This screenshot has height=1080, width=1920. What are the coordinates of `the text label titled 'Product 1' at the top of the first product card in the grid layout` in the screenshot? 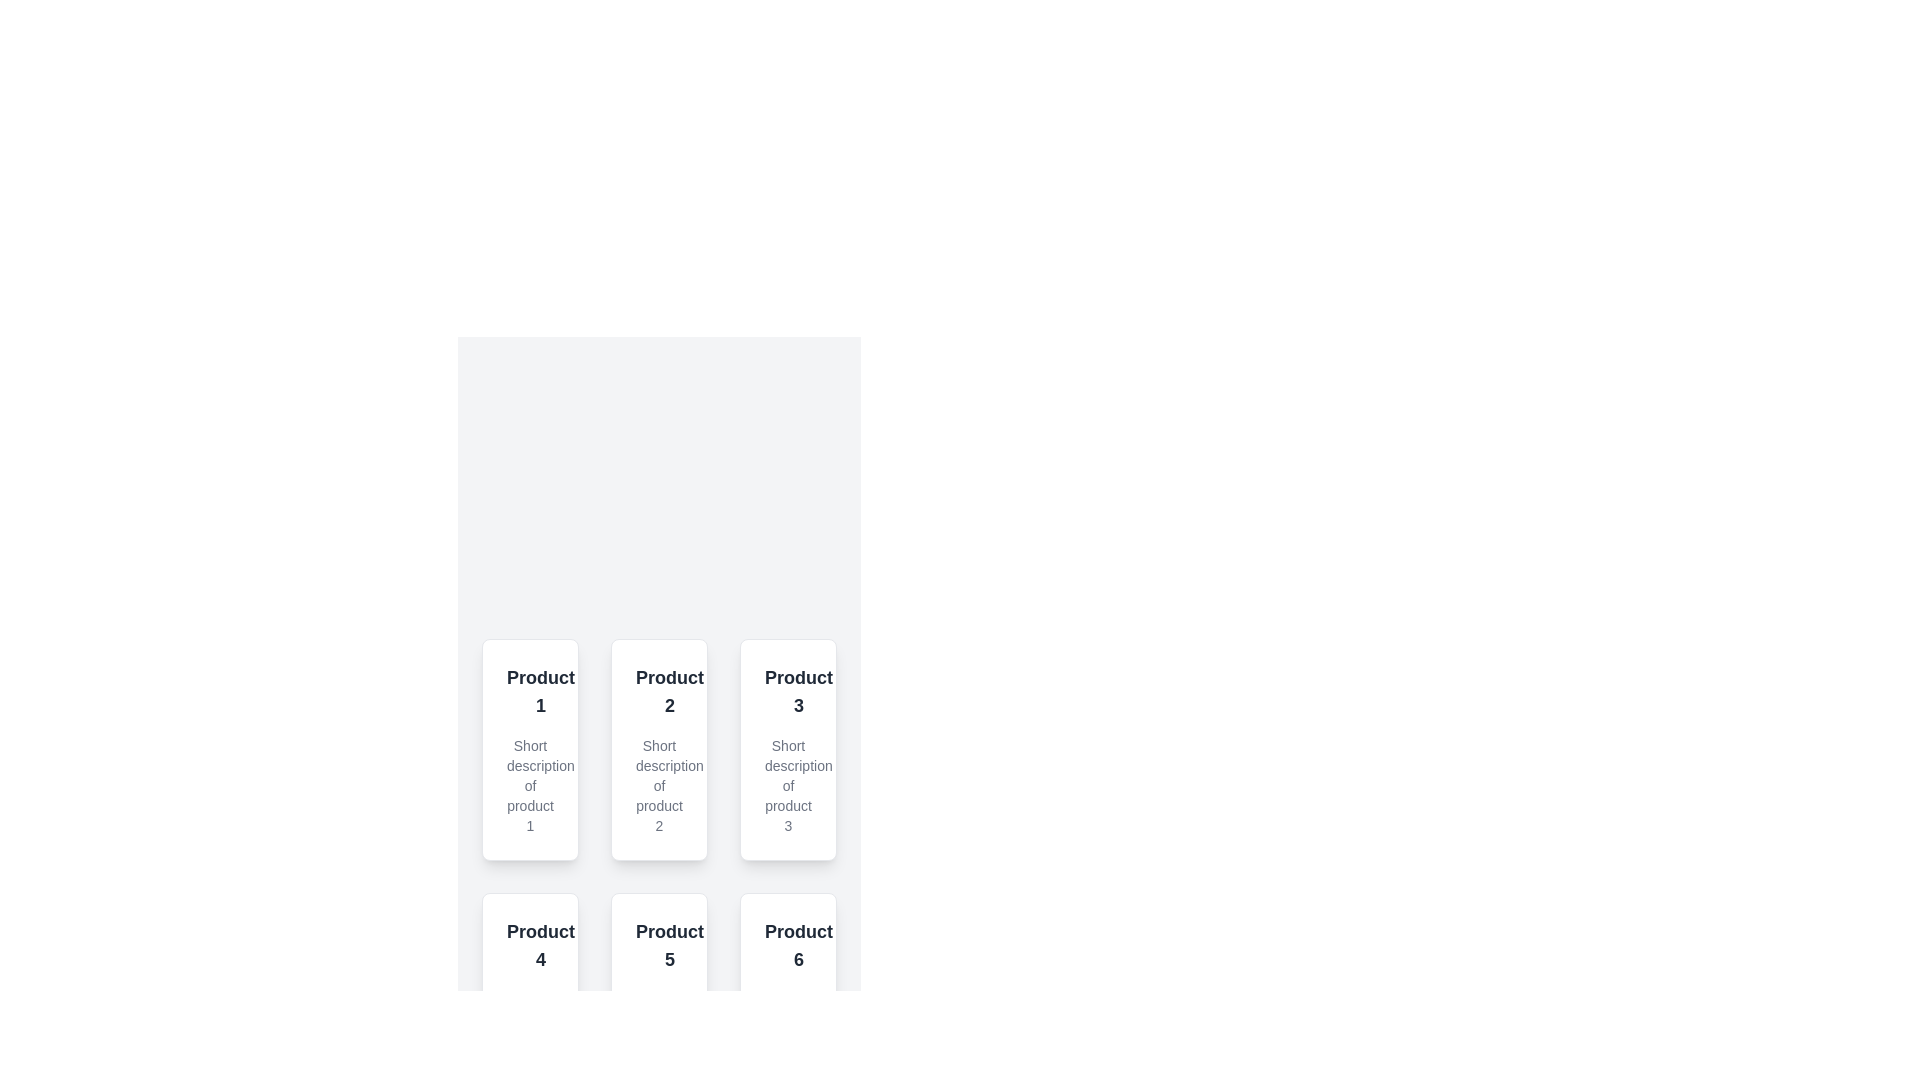 It's located at (530, 690).